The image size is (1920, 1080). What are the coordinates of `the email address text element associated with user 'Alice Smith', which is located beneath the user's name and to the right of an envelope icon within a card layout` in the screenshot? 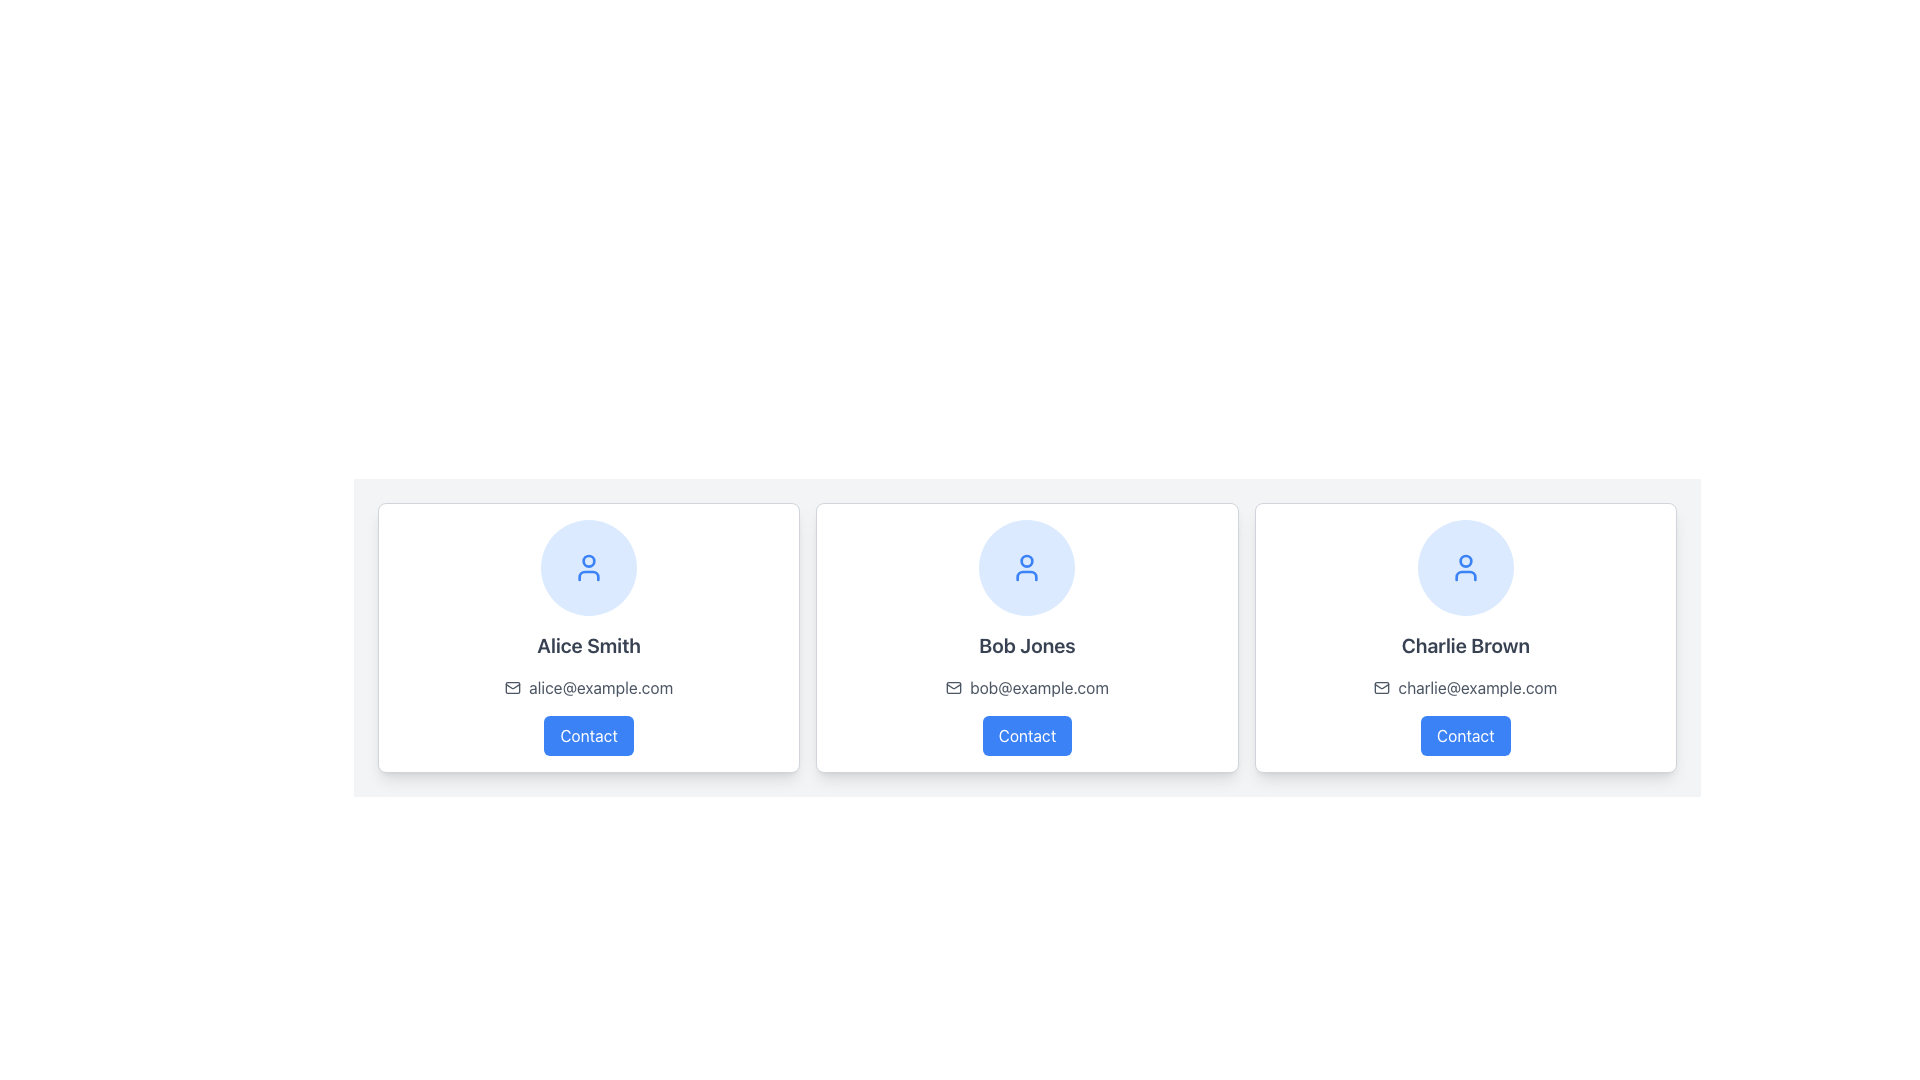 It's located at (600, 686).